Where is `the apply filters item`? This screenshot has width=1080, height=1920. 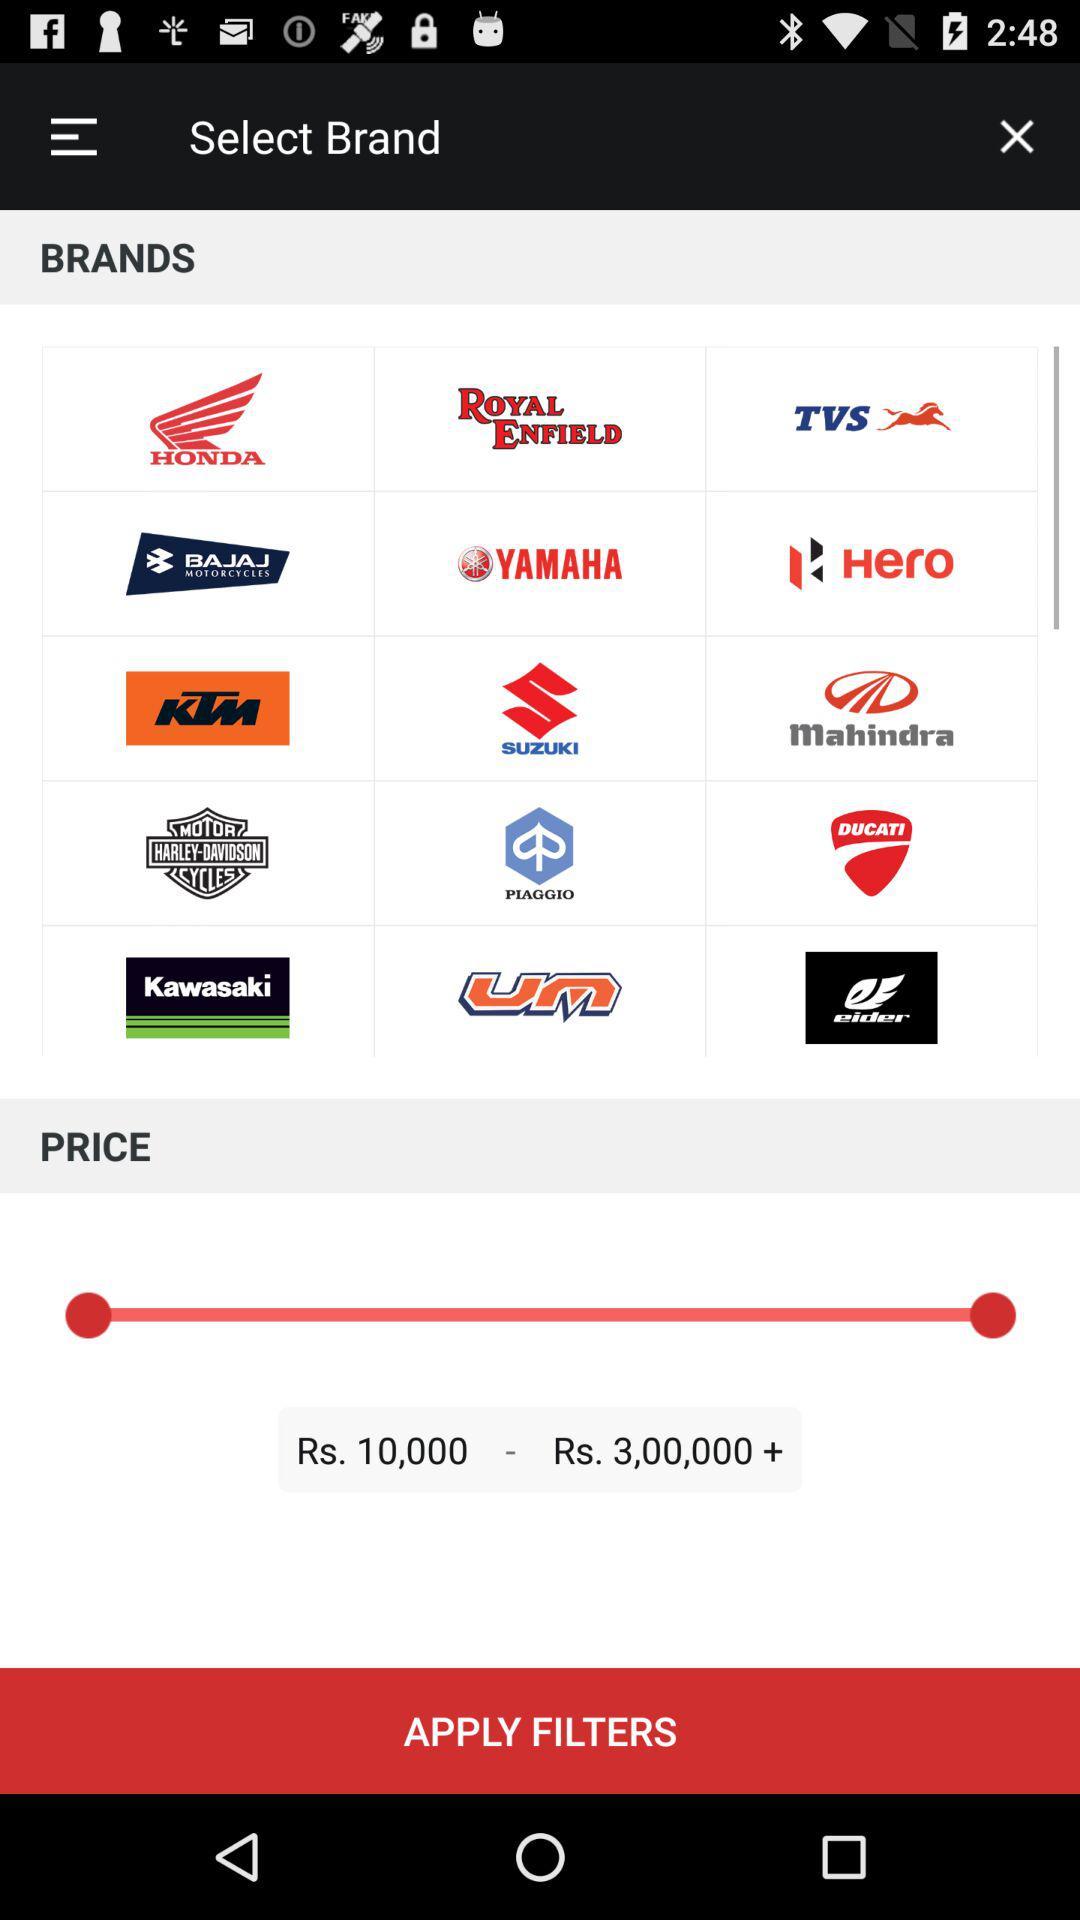
the apply filters item is located at coordinates (540, 1730).